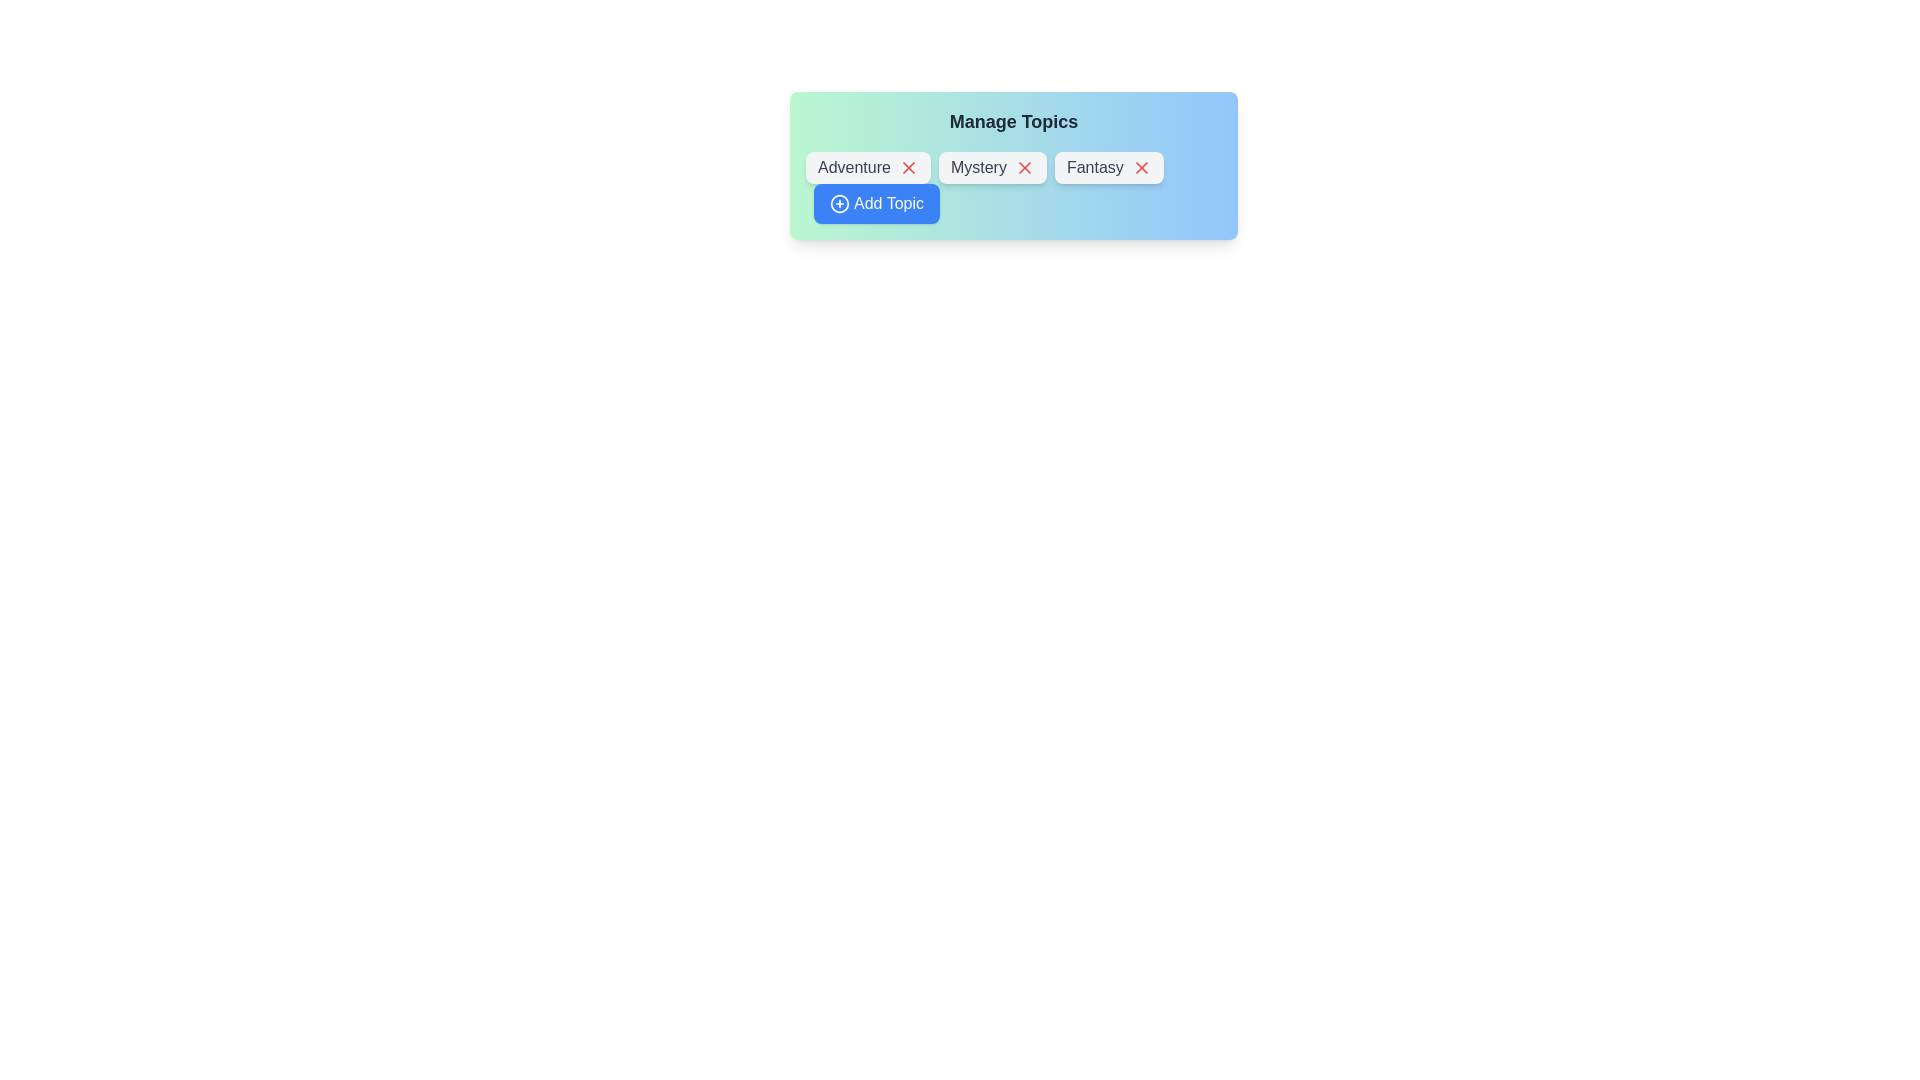 The width and height of the screenshot is (1920, 1080). Describe the element at coordinates (979, 167) in the screenshot. I see `the text of the chip label Mystery for copying` at that location.